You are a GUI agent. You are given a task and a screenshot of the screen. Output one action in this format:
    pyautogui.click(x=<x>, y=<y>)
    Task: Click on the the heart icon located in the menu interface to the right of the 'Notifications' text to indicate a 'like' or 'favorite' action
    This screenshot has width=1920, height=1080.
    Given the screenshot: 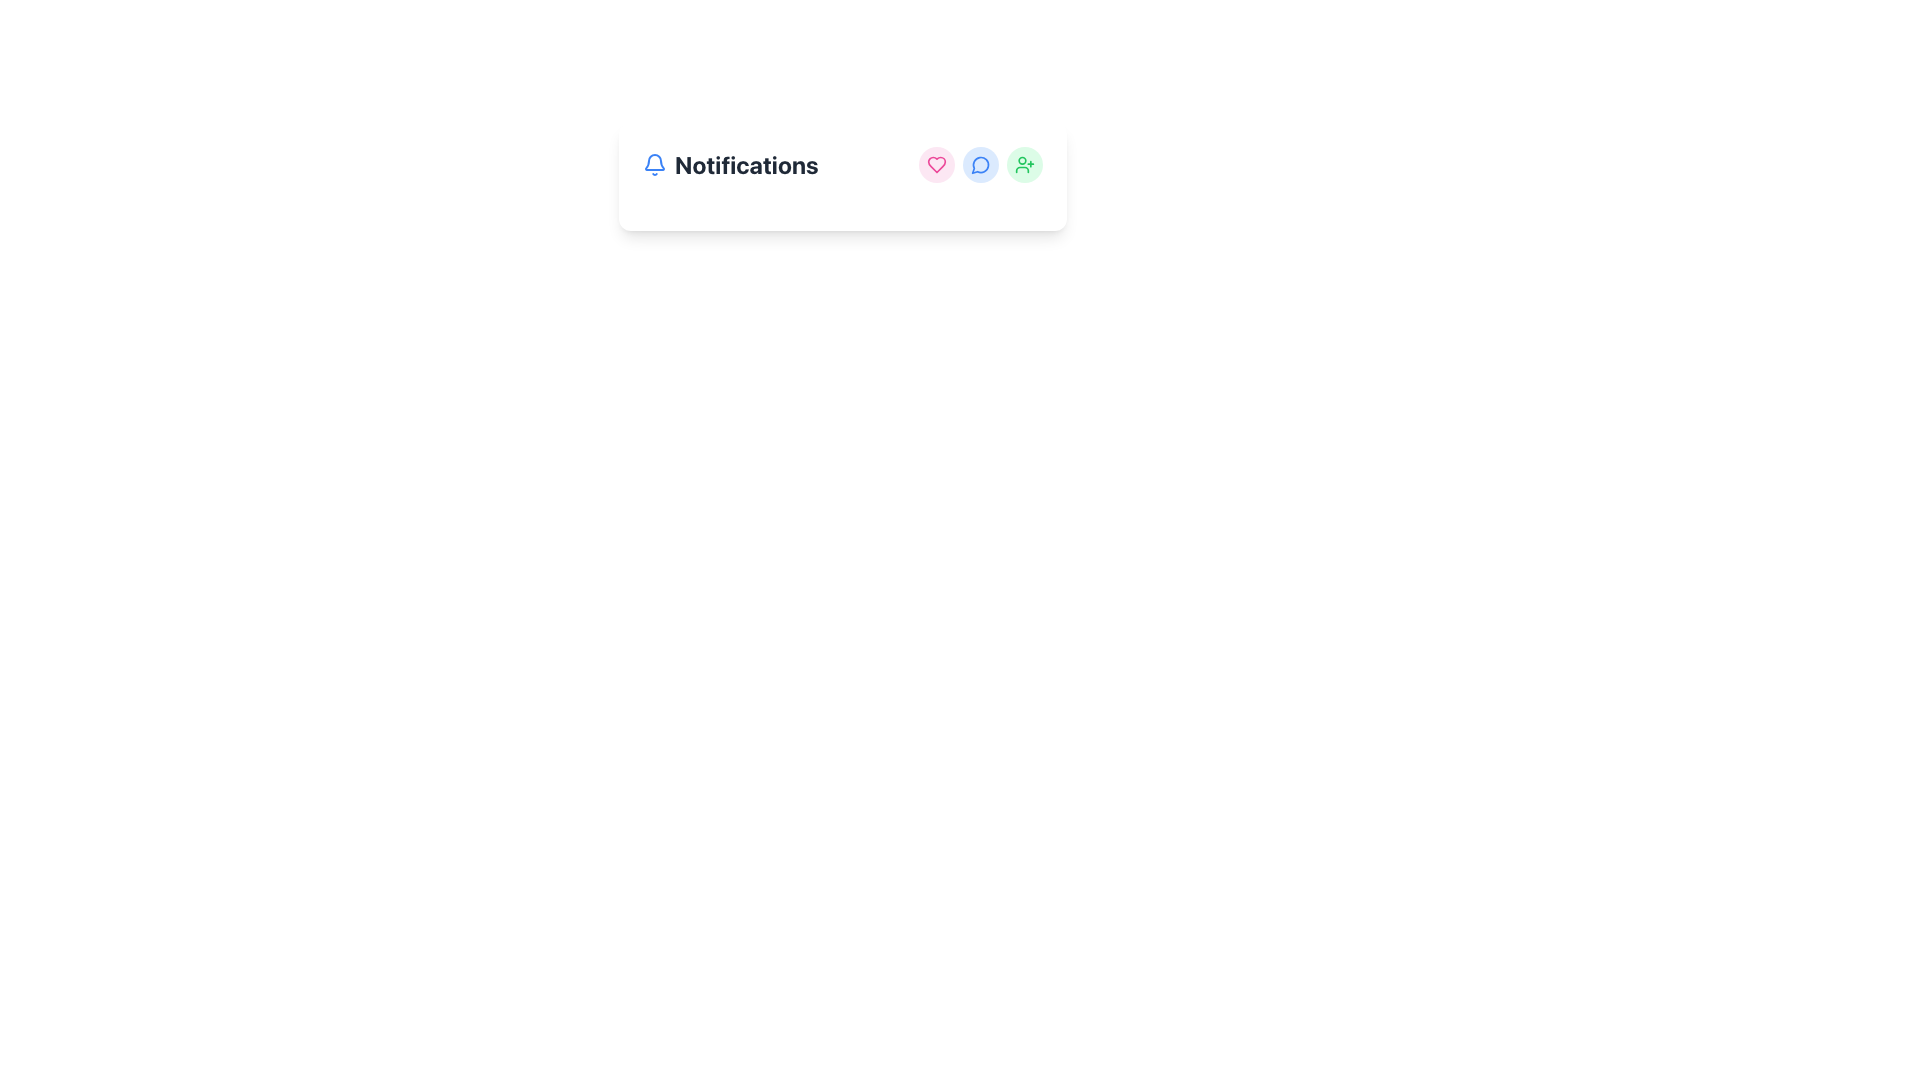 What is the action you would take?
    pyautogui.click(x=935, y=164)
    